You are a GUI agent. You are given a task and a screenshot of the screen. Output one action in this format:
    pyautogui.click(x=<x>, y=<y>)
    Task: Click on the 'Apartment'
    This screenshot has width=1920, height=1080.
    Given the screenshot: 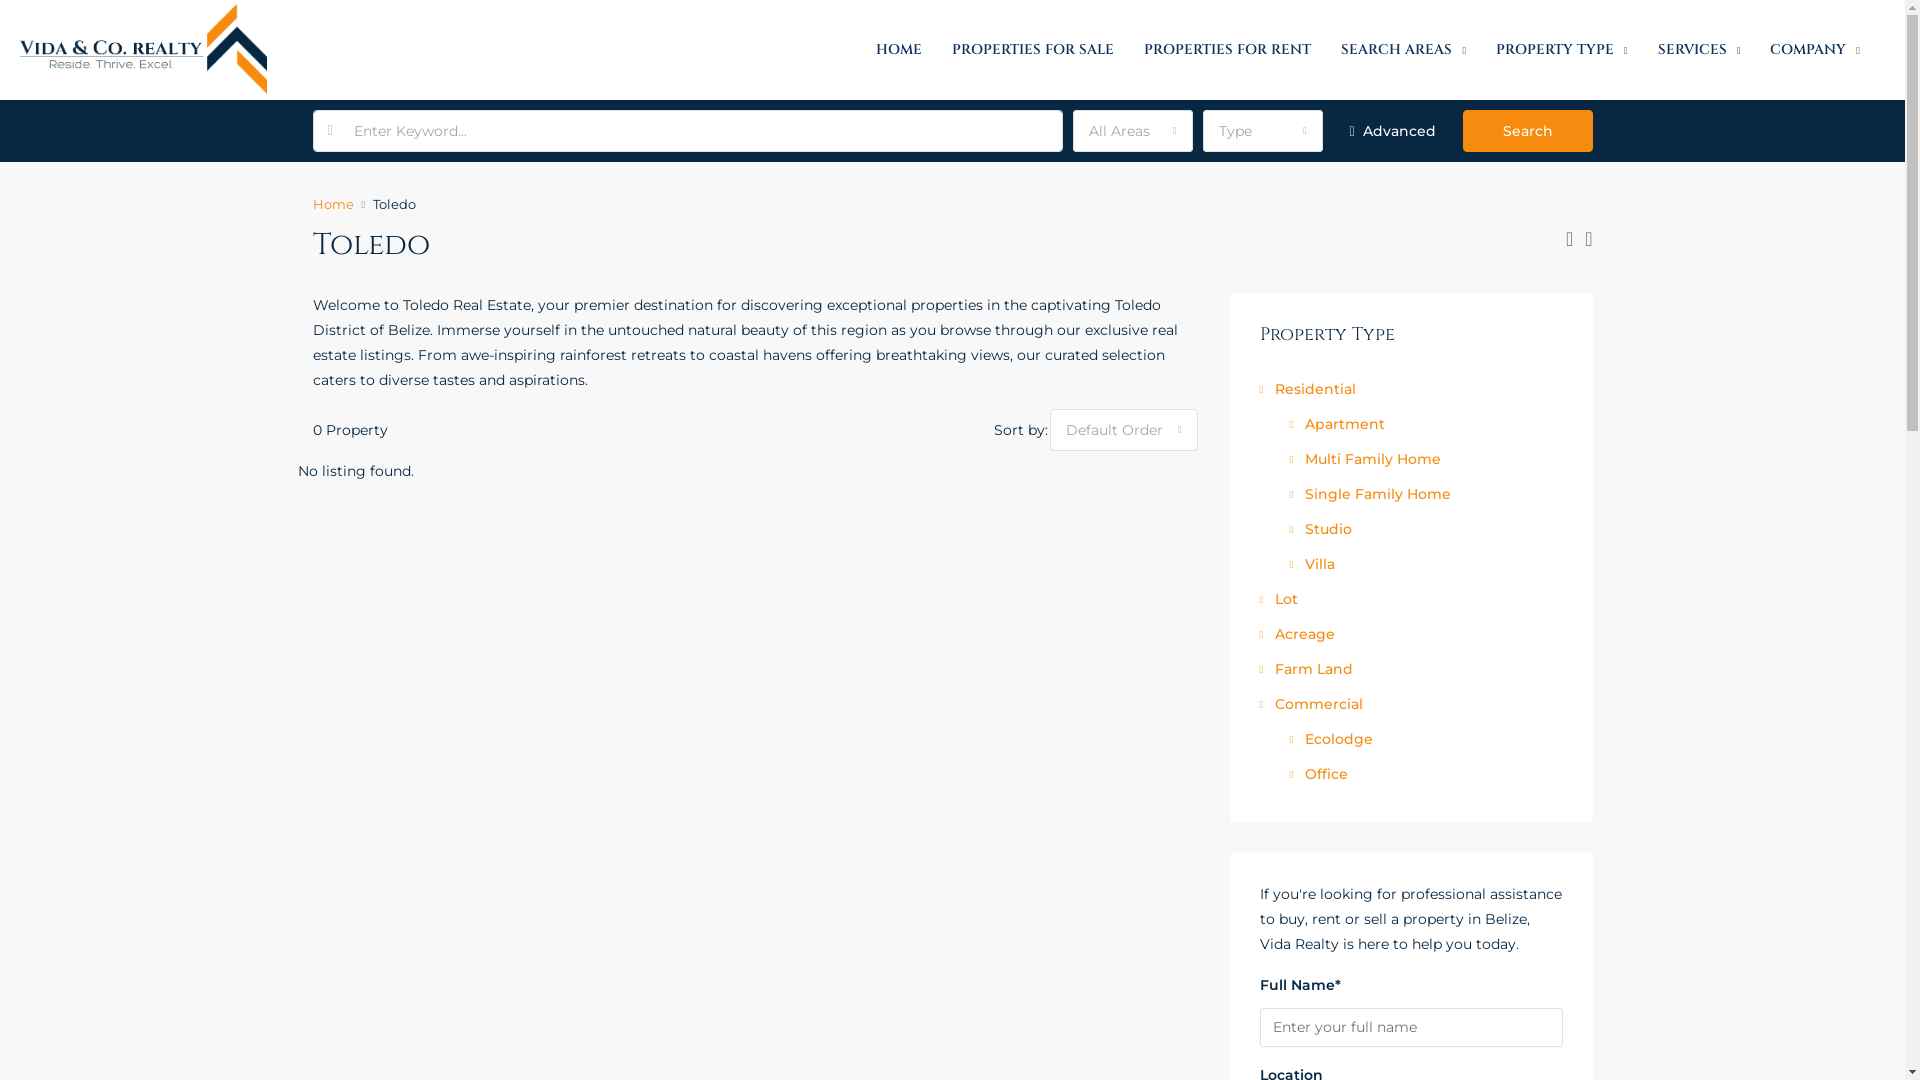 What is the action you would take?
    pyautogui.click(x=1337, y=423)
    